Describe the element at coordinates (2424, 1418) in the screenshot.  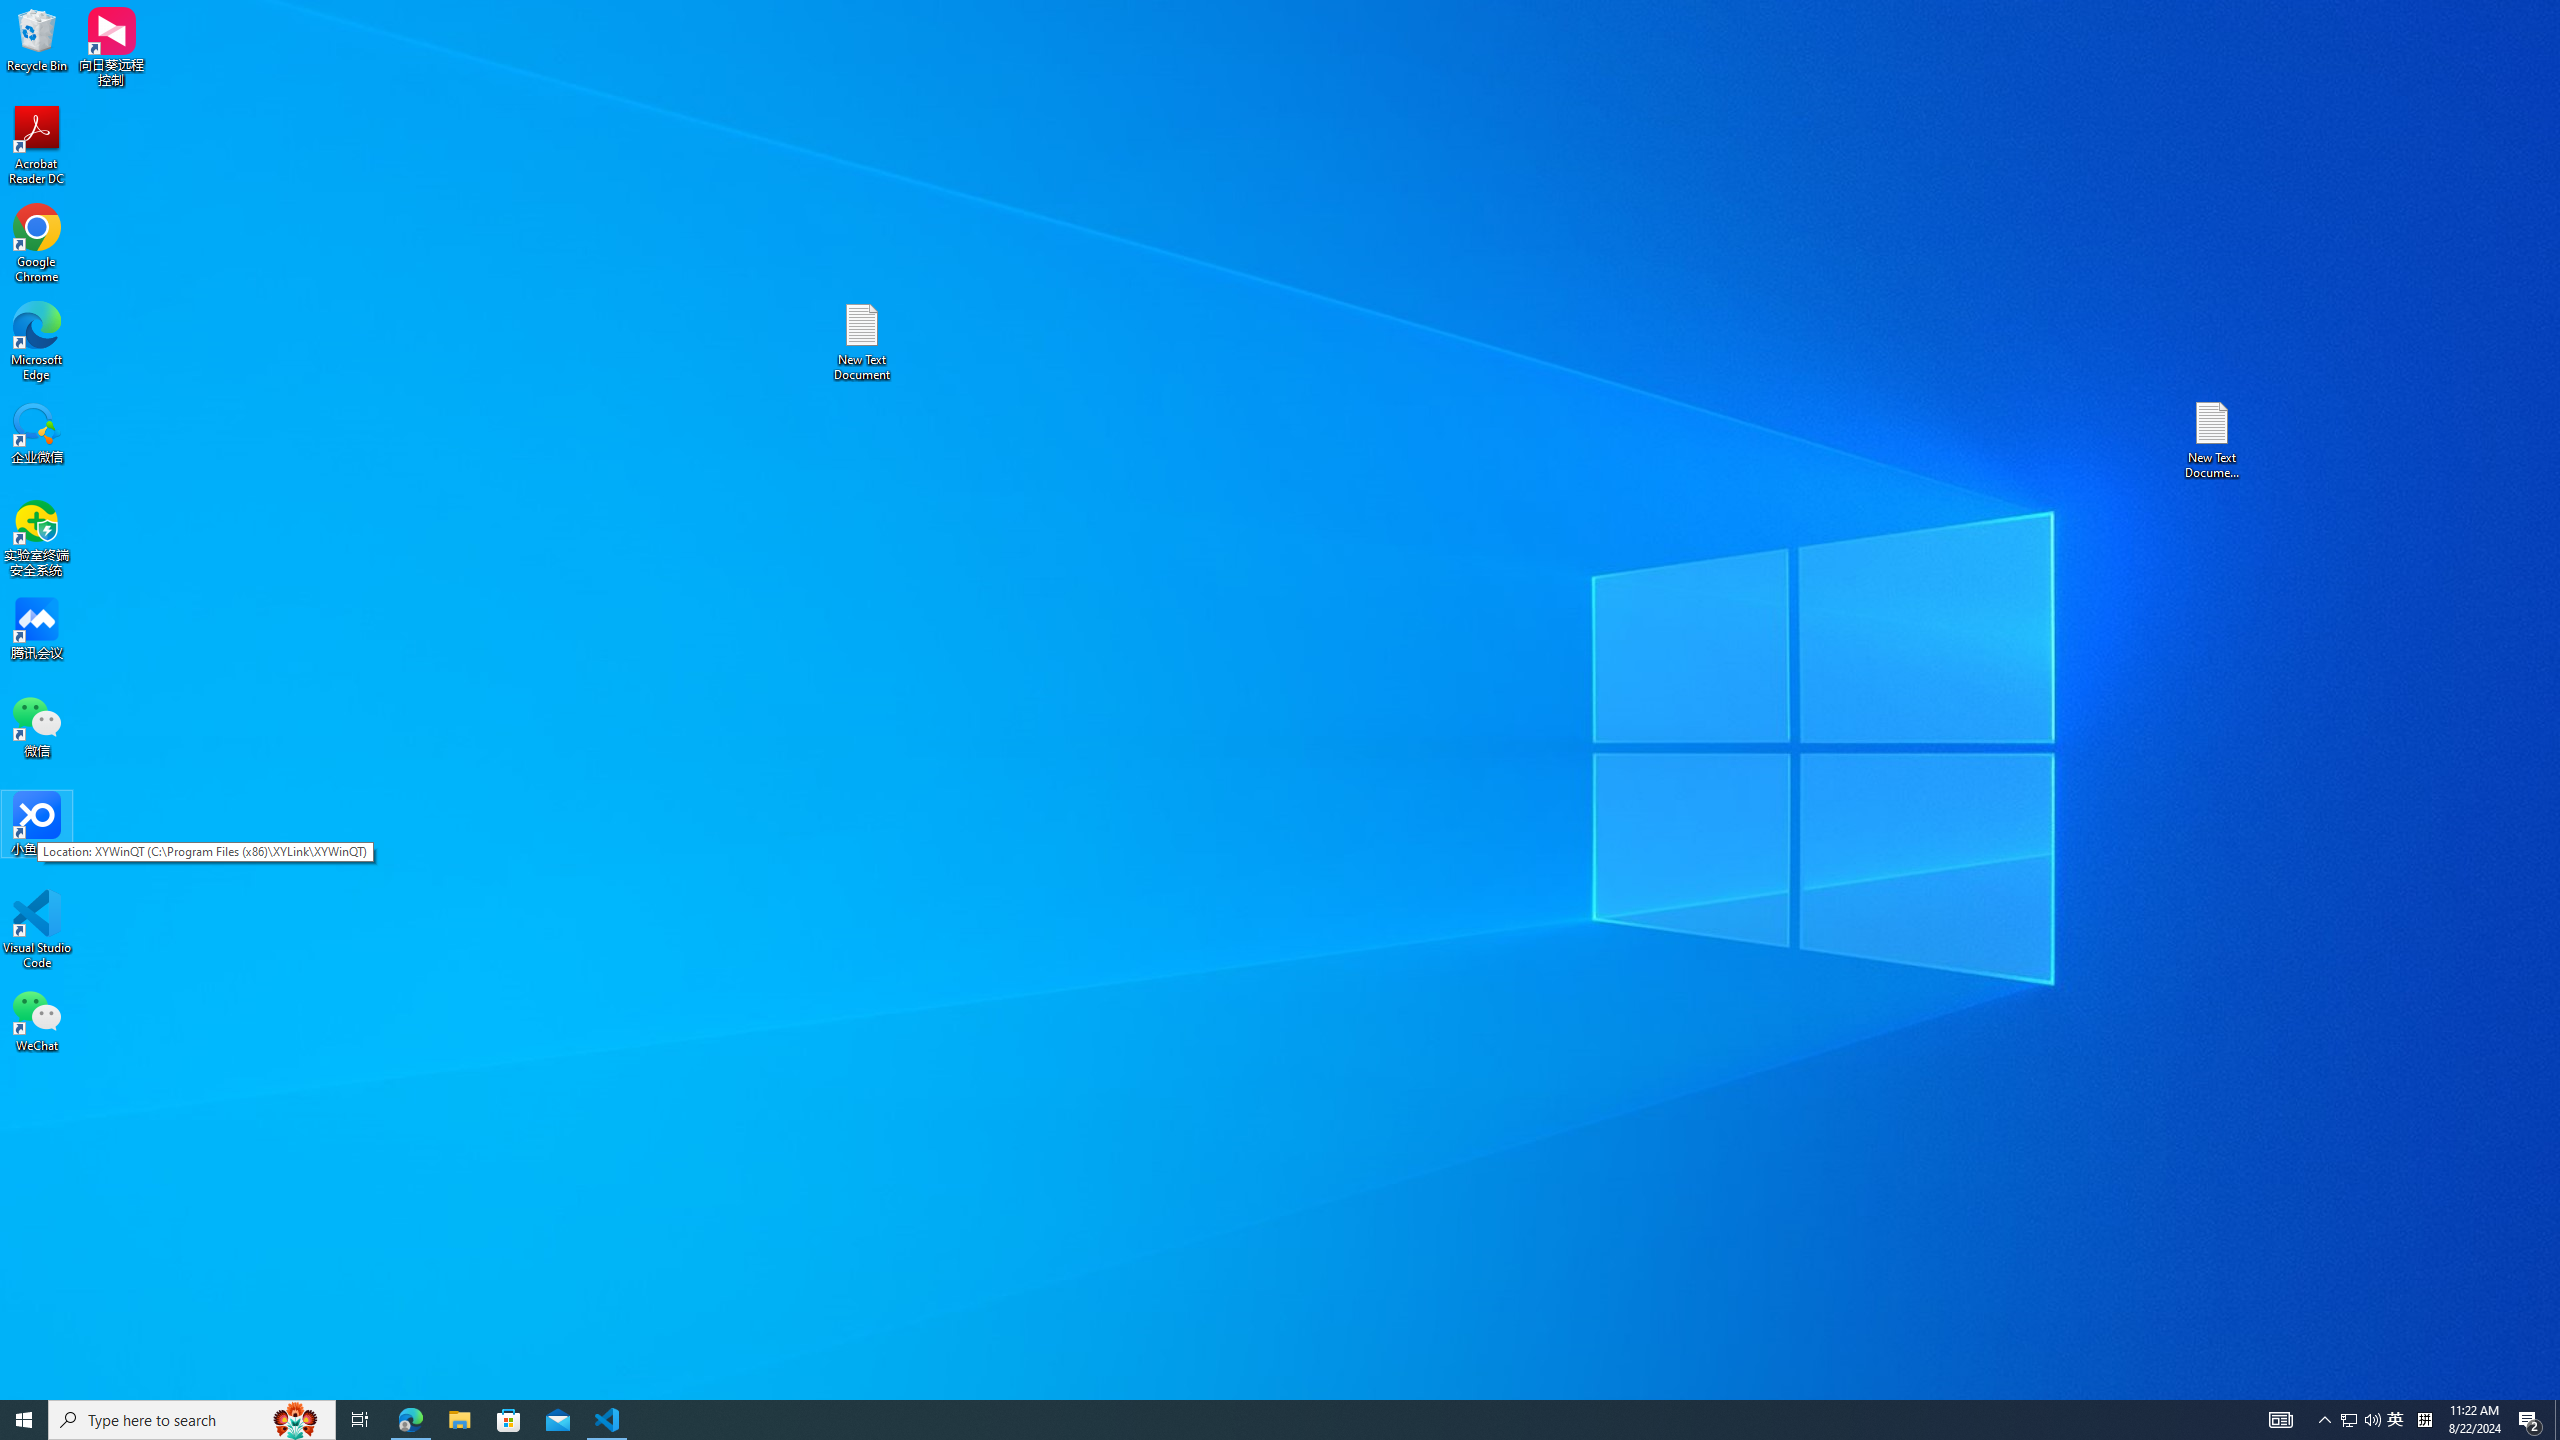
I see `'Tray Input Indicator - Chinese (Simplified, China)'` at that location.